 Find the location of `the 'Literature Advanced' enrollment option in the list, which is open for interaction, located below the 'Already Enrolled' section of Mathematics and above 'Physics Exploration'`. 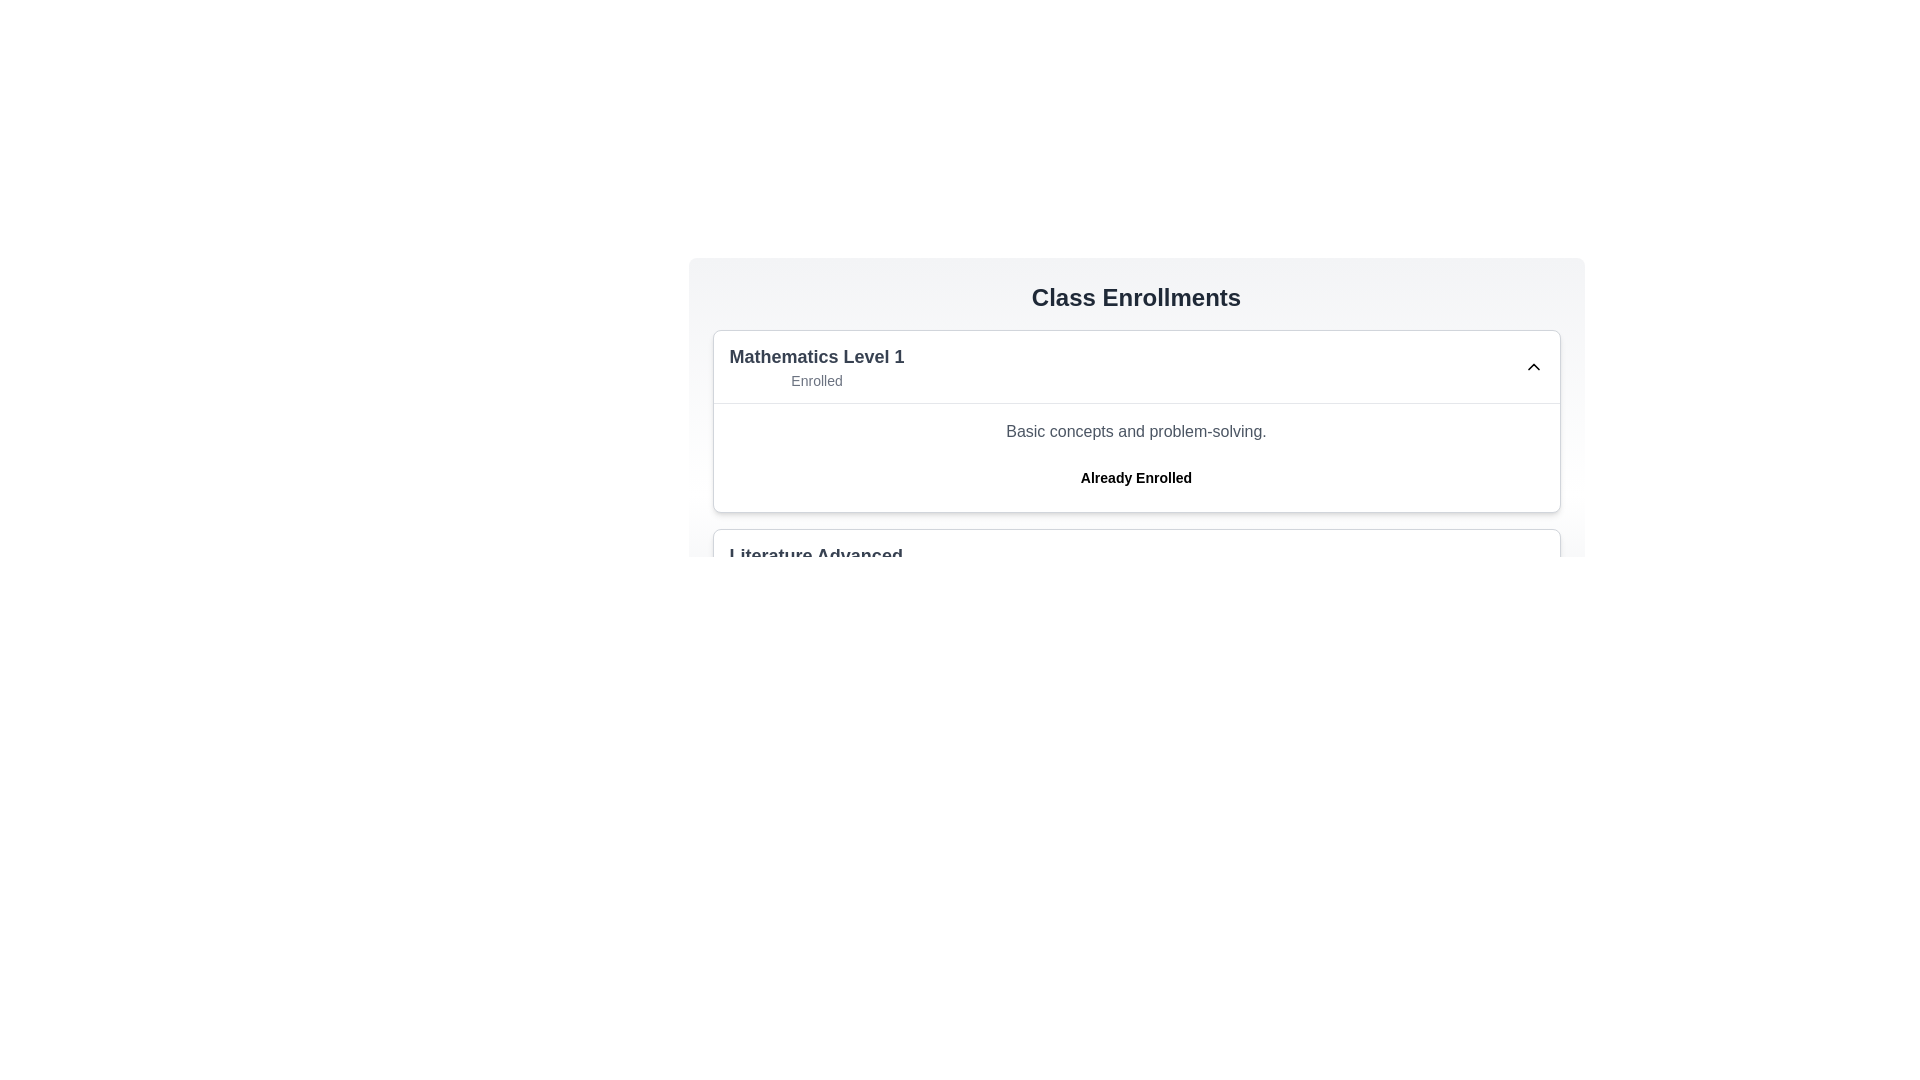

the 'Literature Advanced' enrollment option in the list, which is open for interaction, located below the 'Already Enrolled' section of Mathematics and above 'Physics Exploration' is located at coordinates (1136, 566).